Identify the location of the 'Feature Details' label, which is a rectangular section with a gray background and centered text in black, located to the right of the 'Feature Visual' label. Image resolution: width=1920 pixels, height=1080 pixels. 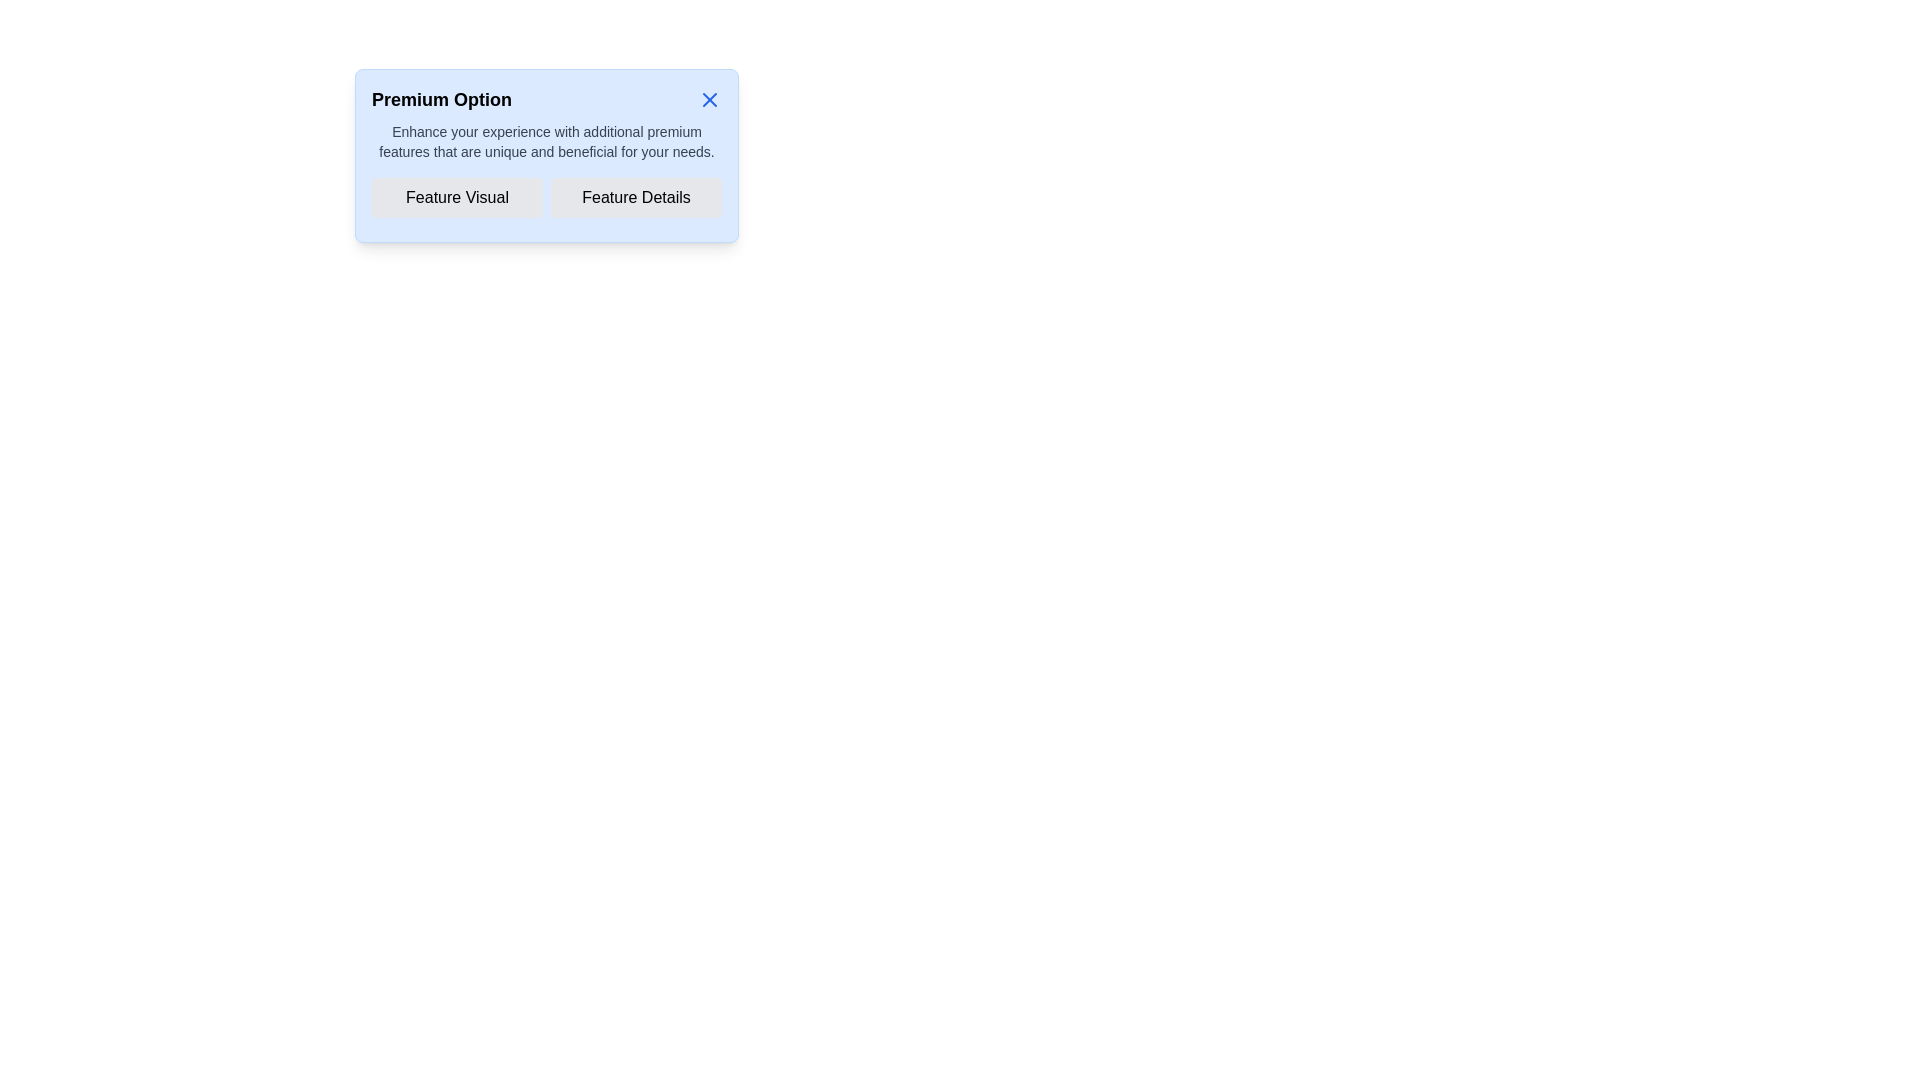
(635, 197).